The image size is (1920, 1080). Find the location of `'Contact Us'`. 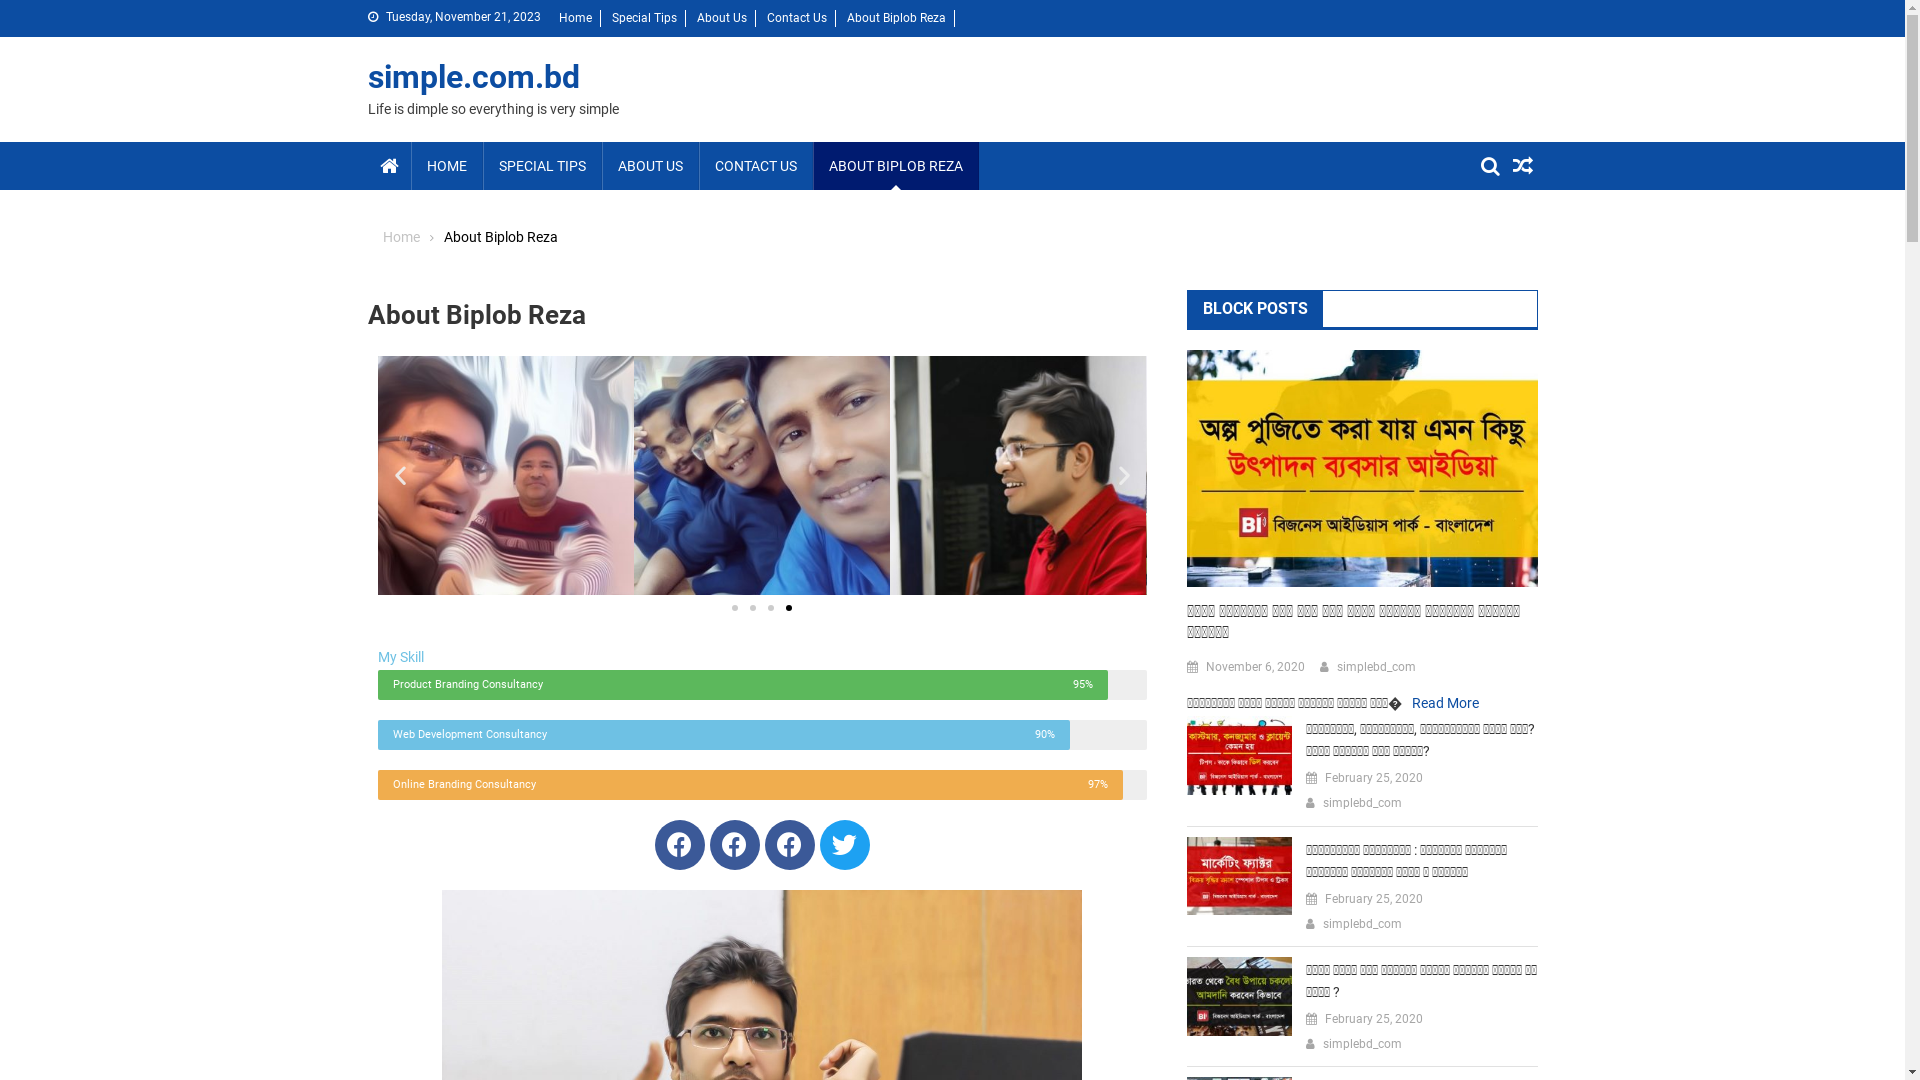

'Contact Us' is located at coordinates (795, 18).